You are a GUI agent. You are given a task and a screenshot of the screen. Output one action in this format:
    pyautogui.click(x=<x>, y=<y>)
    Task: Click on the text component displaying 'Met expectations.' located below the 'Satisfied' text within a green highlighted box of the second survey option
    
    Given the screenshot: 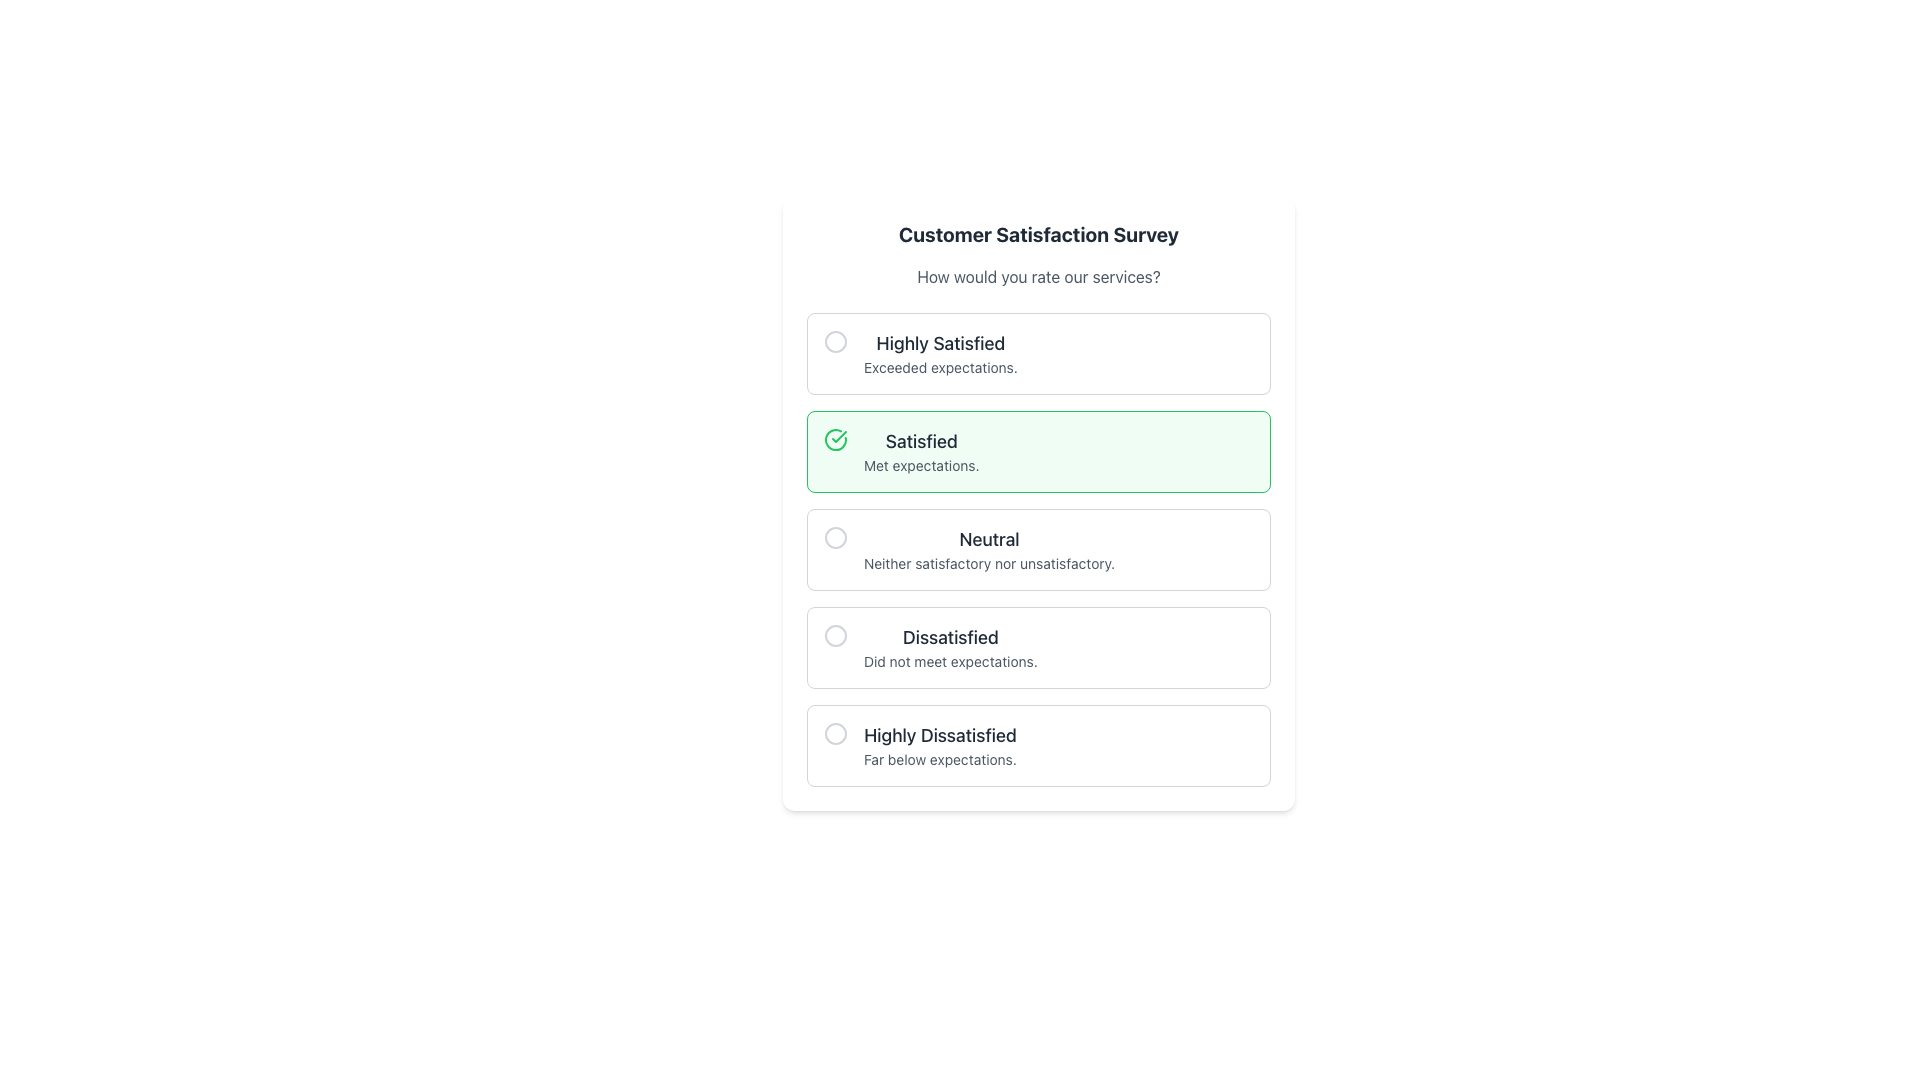 What is the action you would take?
    pyautogui.click(x=920, y=466)
    